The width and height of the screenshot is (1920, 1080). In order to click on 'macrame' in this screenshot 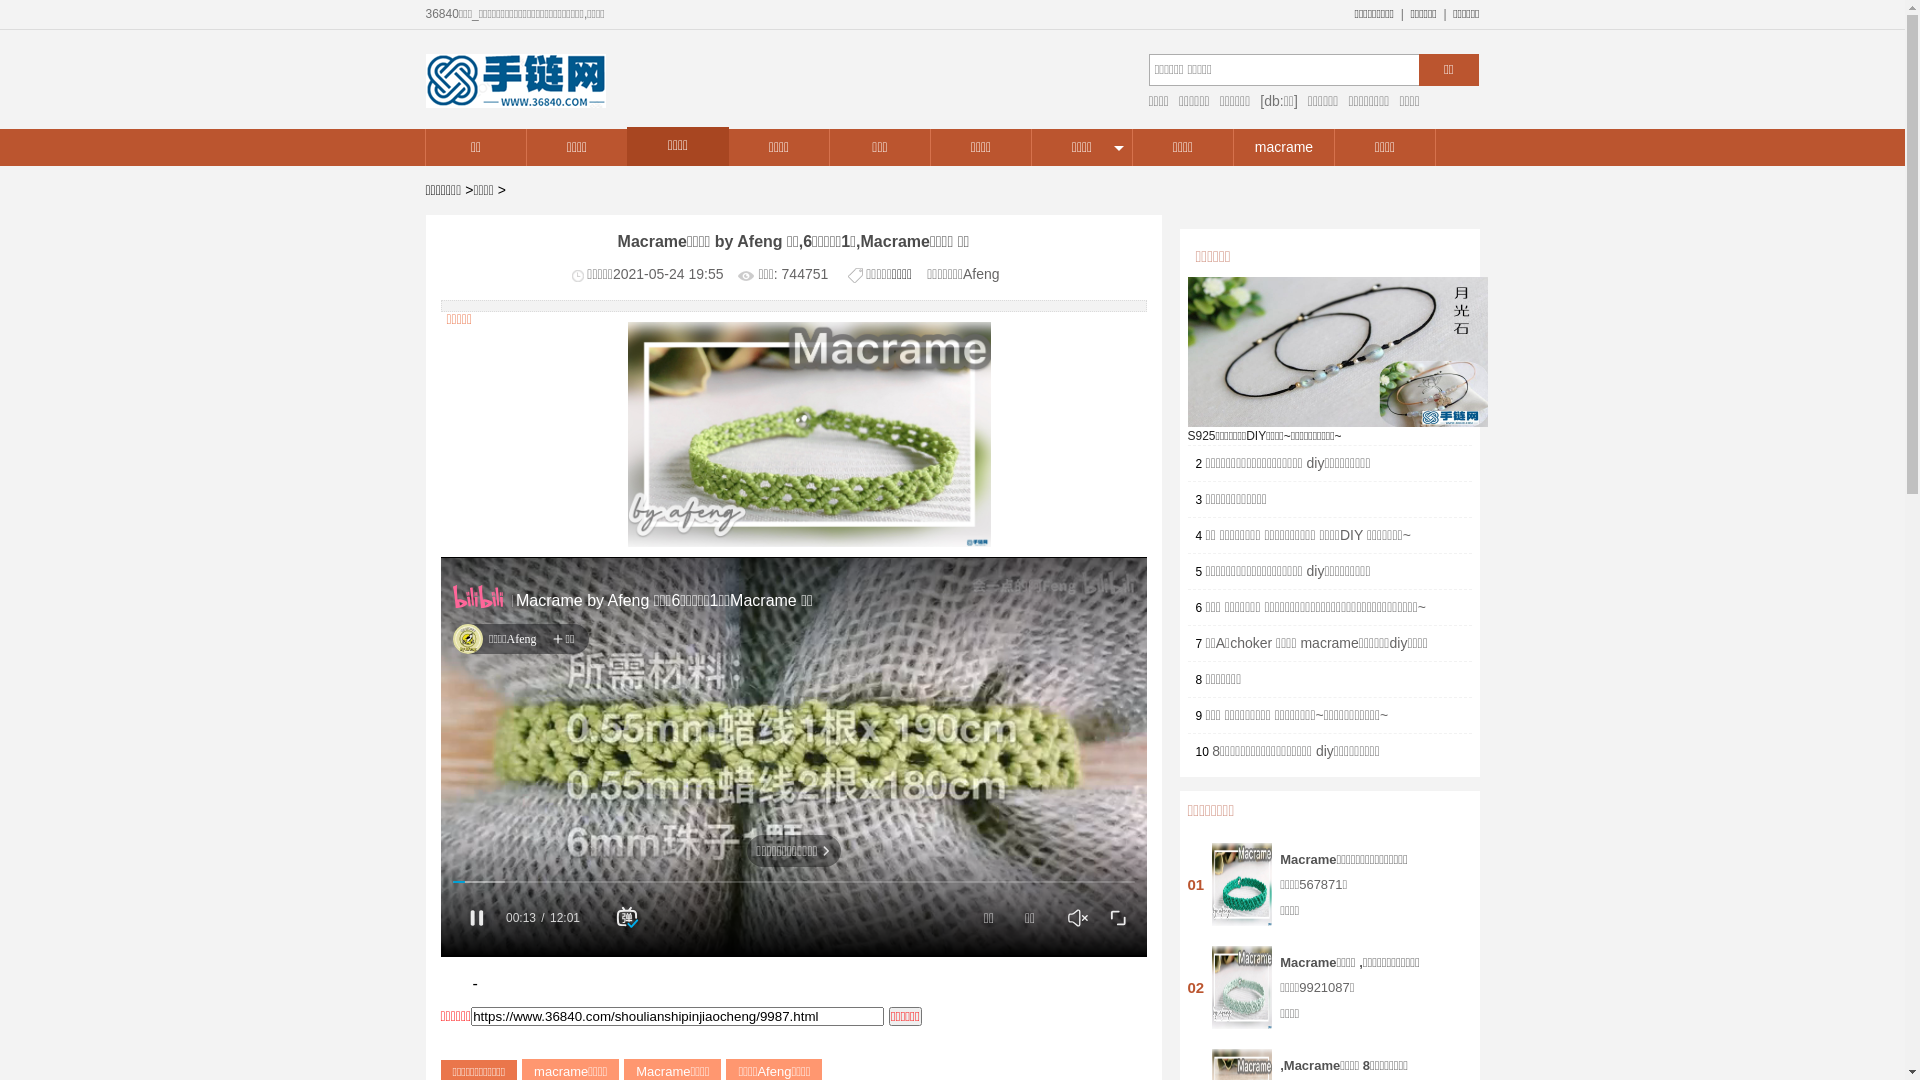, I will do `click(1283, 146)`.